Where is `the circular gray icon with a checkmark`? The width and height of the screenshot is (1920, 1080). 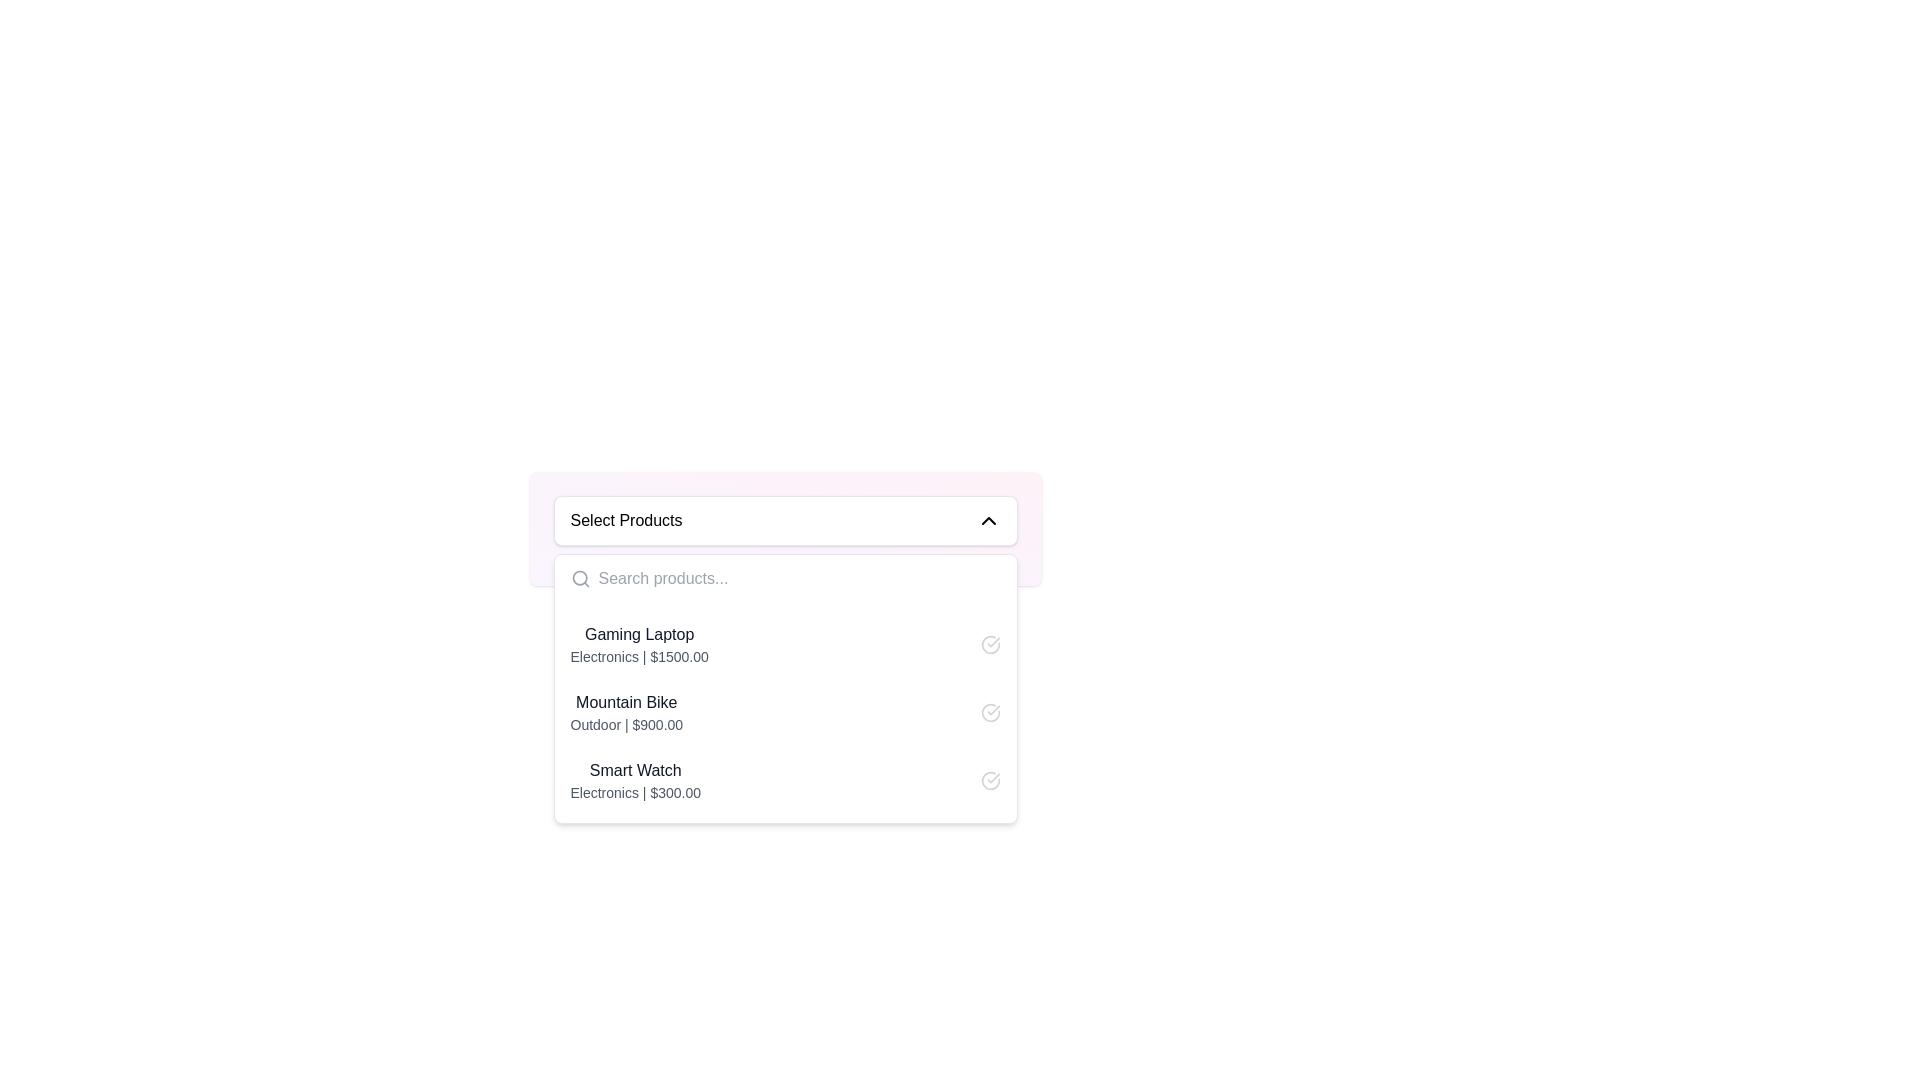
the circular gray icon with a checkmark is located at coordinates (990, 644).